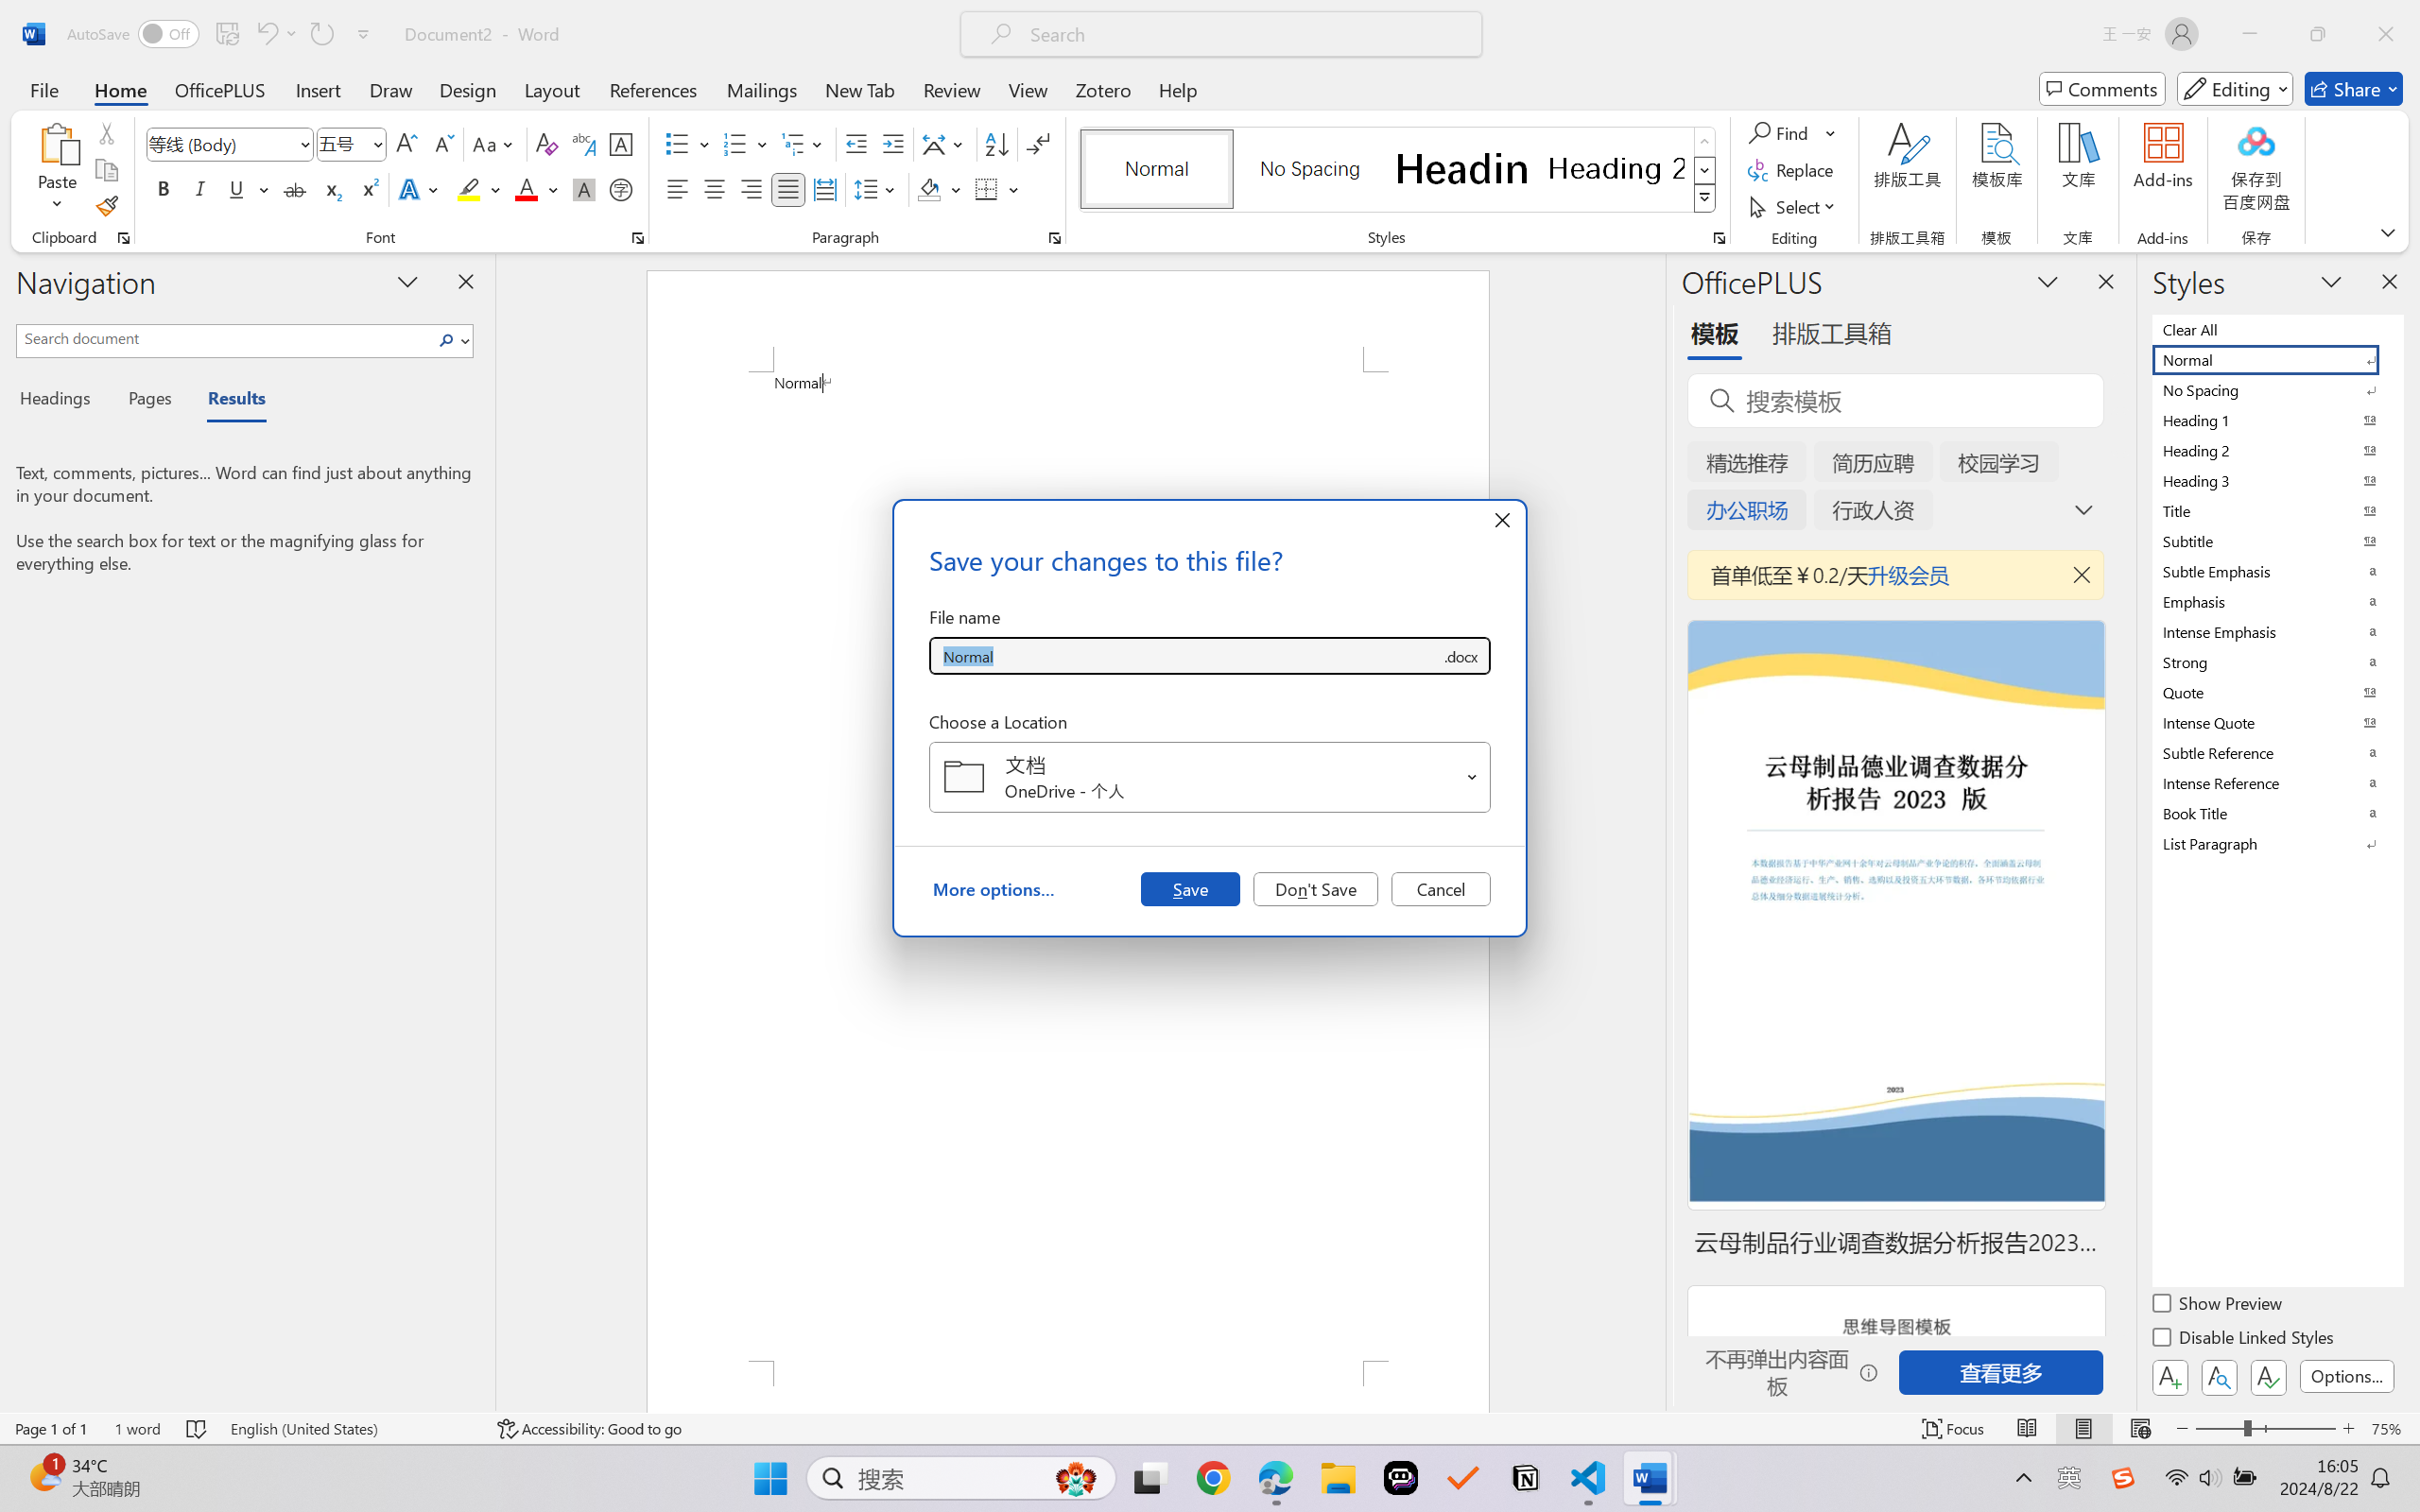 This screenshot has width=2420, height=1512. Describe the element at coordinates (2275, 631) in the screenshot. I see `'Intense Emphasis'` at that location.